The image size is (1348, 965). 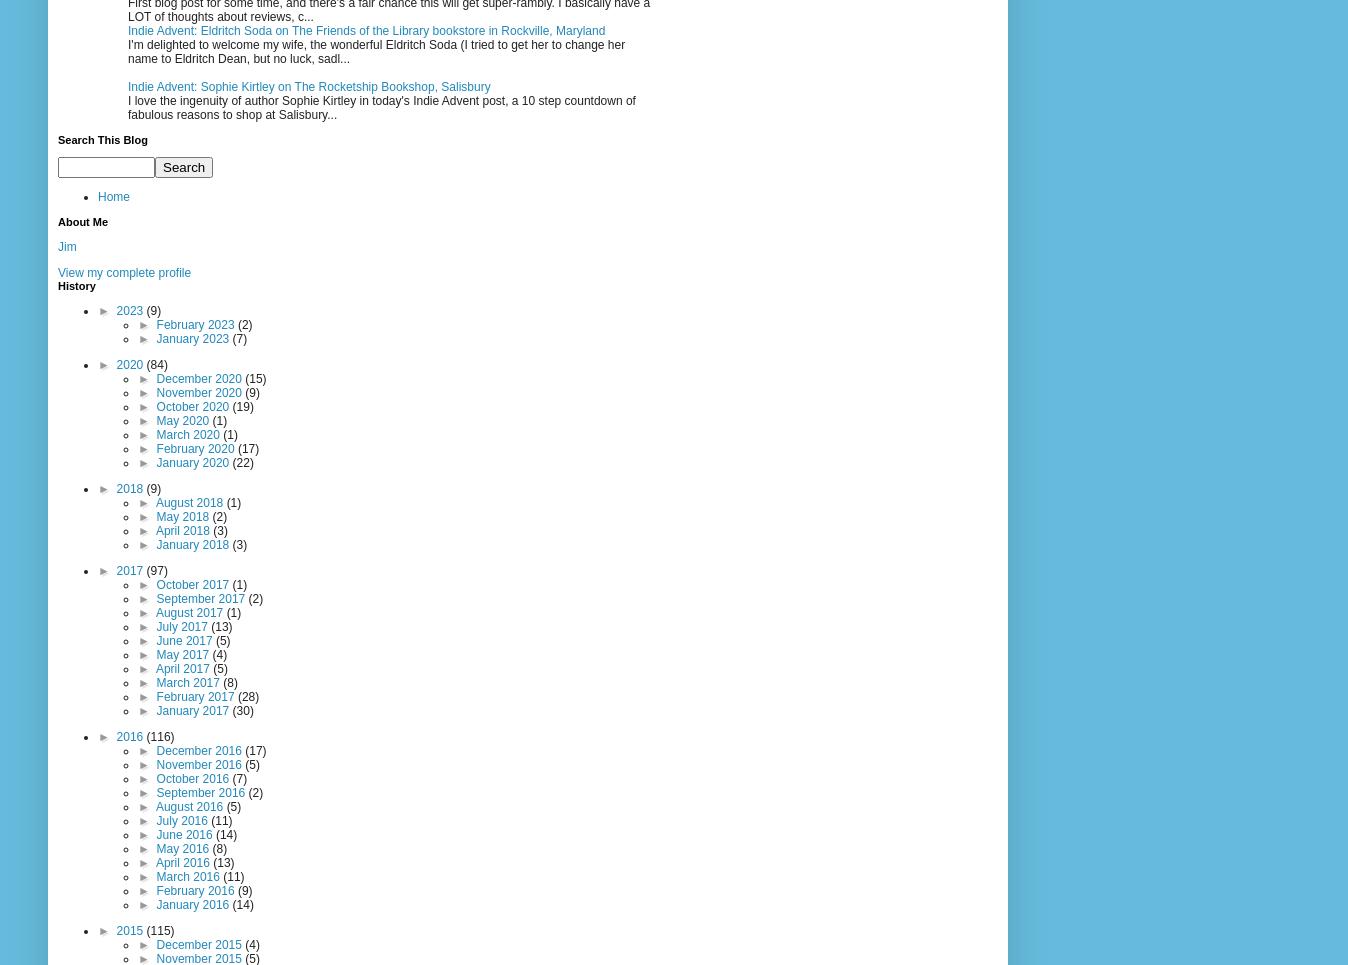 I want to click on 'I'm delighted to welcome my wife, the wonderful Eldritch Soda (I tried to get her to change her name to Eldritch Dean, but no luck, sadl...', so click(x=375, y=52).